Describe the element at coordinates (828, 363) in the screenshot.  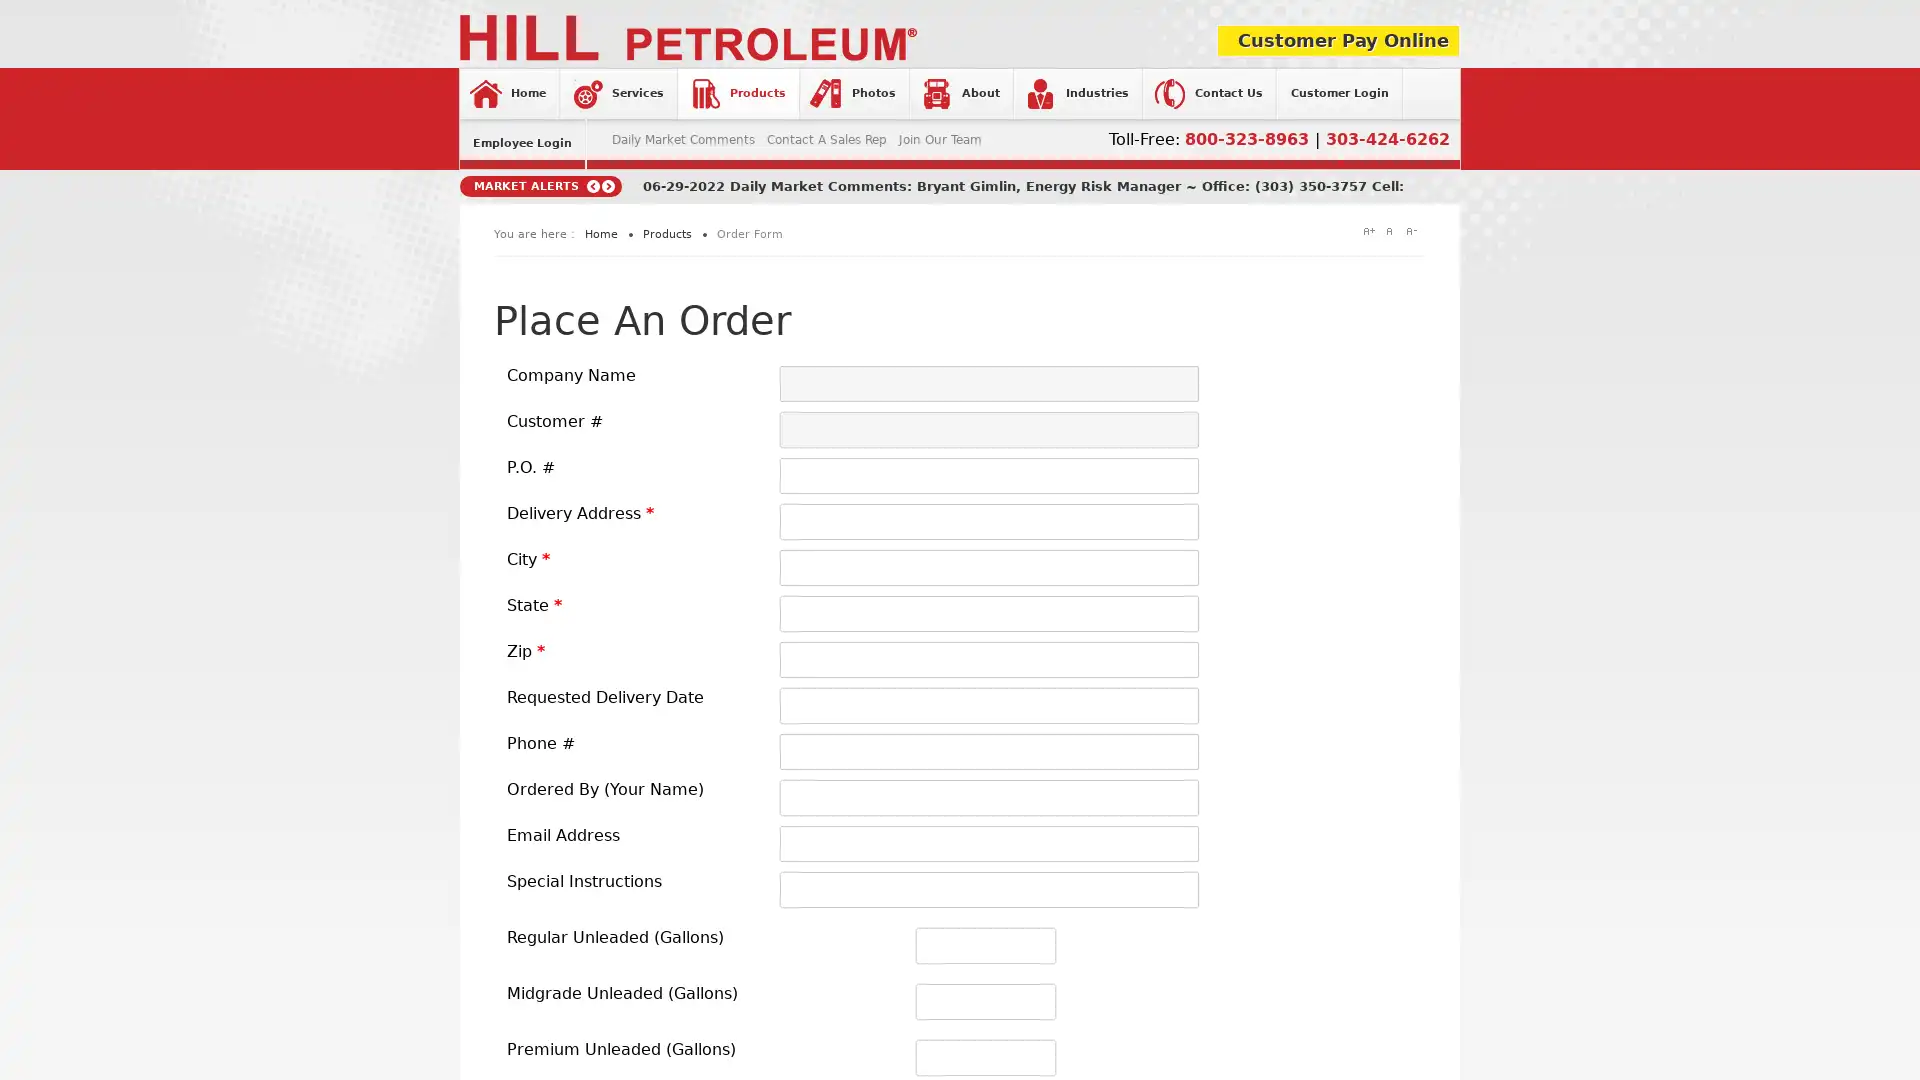
I see `Login` at that location.